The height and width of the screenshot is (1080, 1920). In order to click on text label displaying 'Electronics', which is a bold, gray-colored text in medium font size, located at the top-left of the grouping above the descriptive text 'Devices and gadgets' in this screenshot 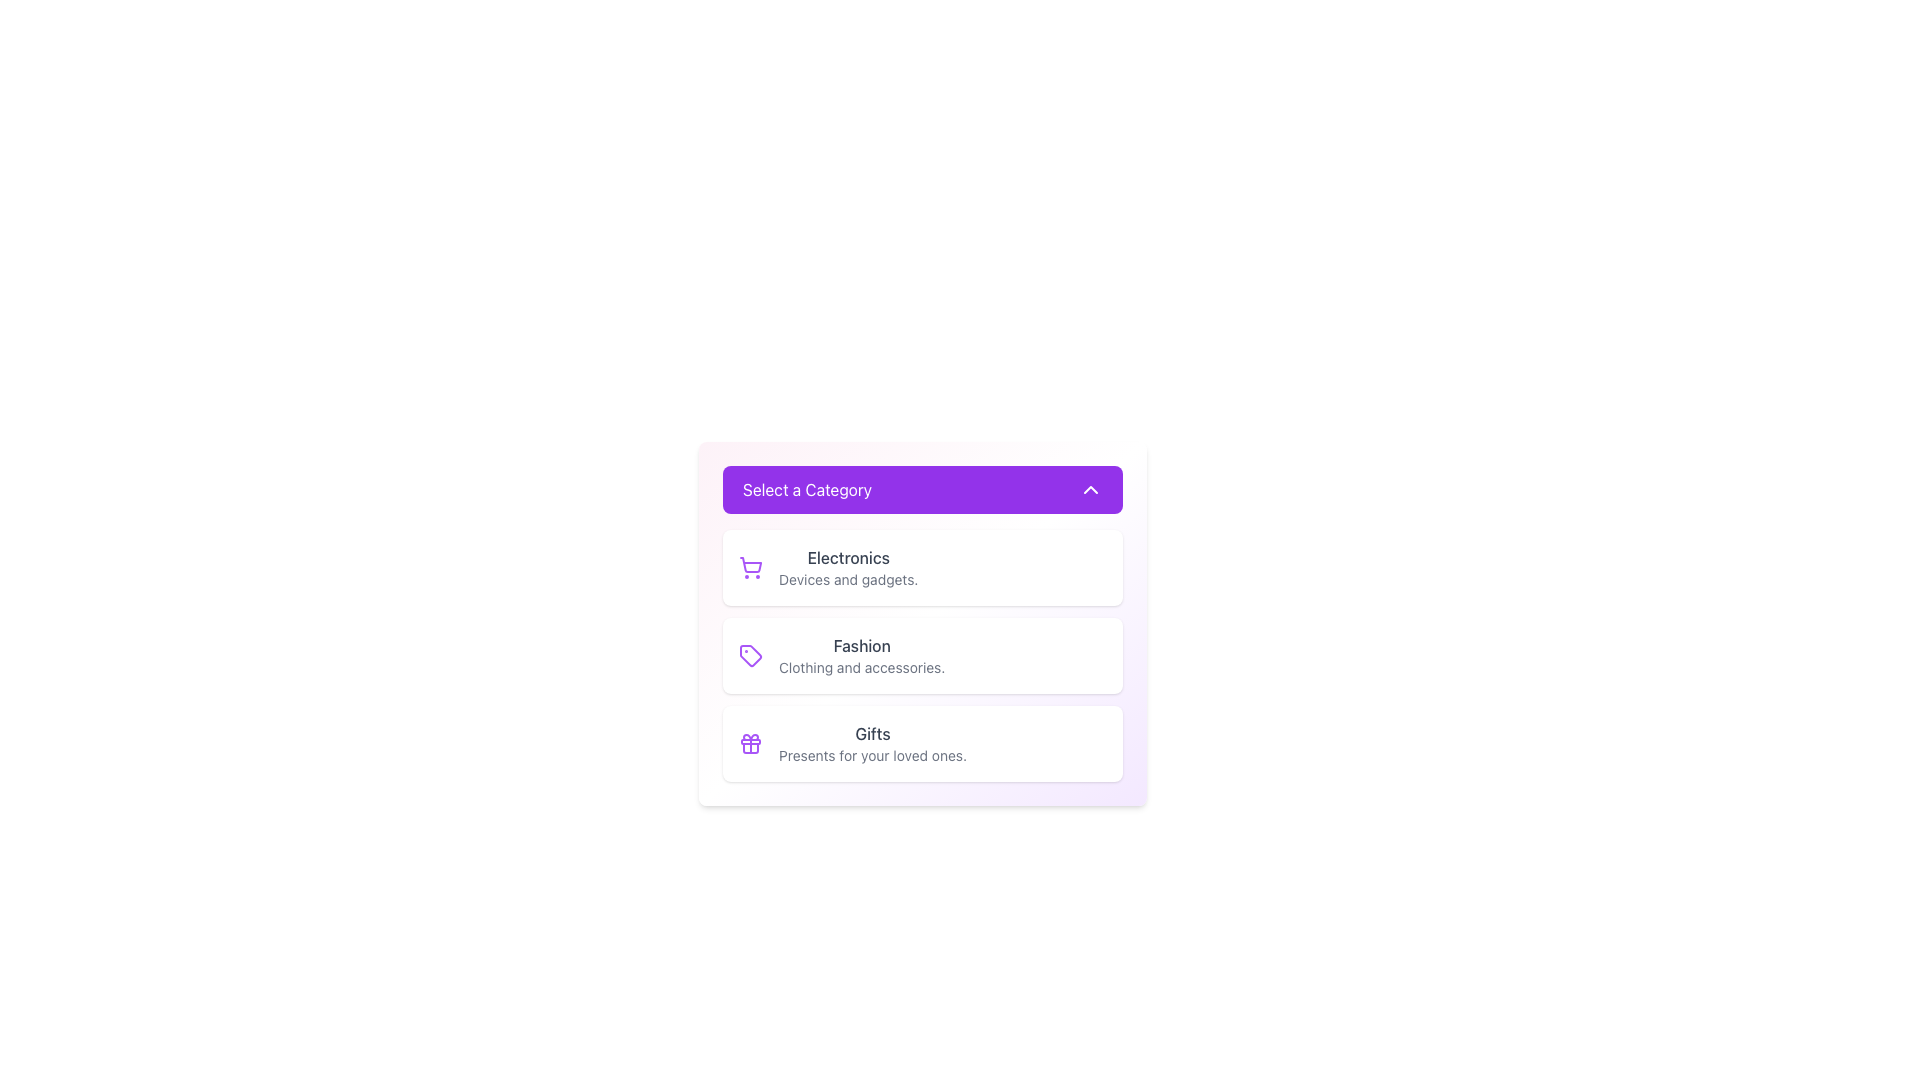, I will do `click(848, 558)`.